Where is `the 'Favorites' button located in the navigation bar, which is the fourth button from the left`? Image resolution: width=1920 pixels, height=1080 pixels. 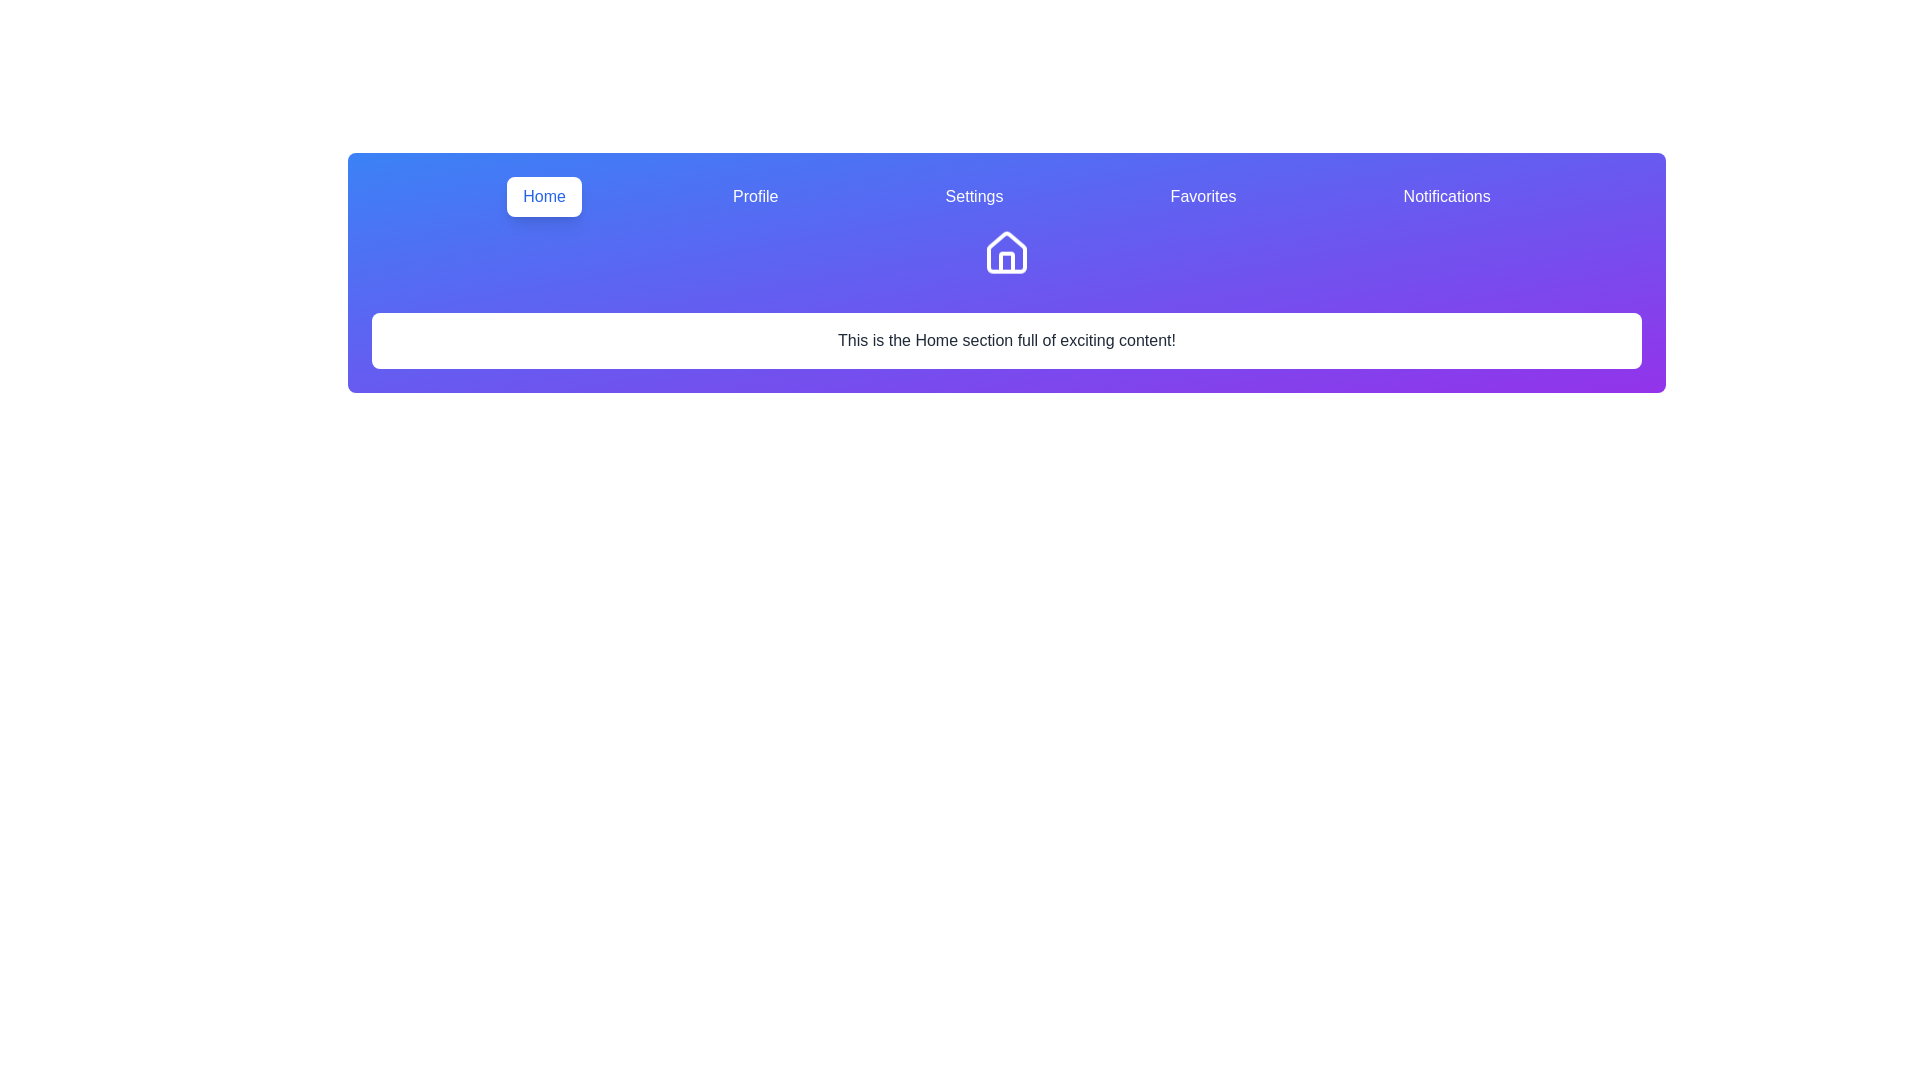 the 'Favorites' button located in the navigation bar, which is the fourth button from the left is located at coordinates (1202, 196).